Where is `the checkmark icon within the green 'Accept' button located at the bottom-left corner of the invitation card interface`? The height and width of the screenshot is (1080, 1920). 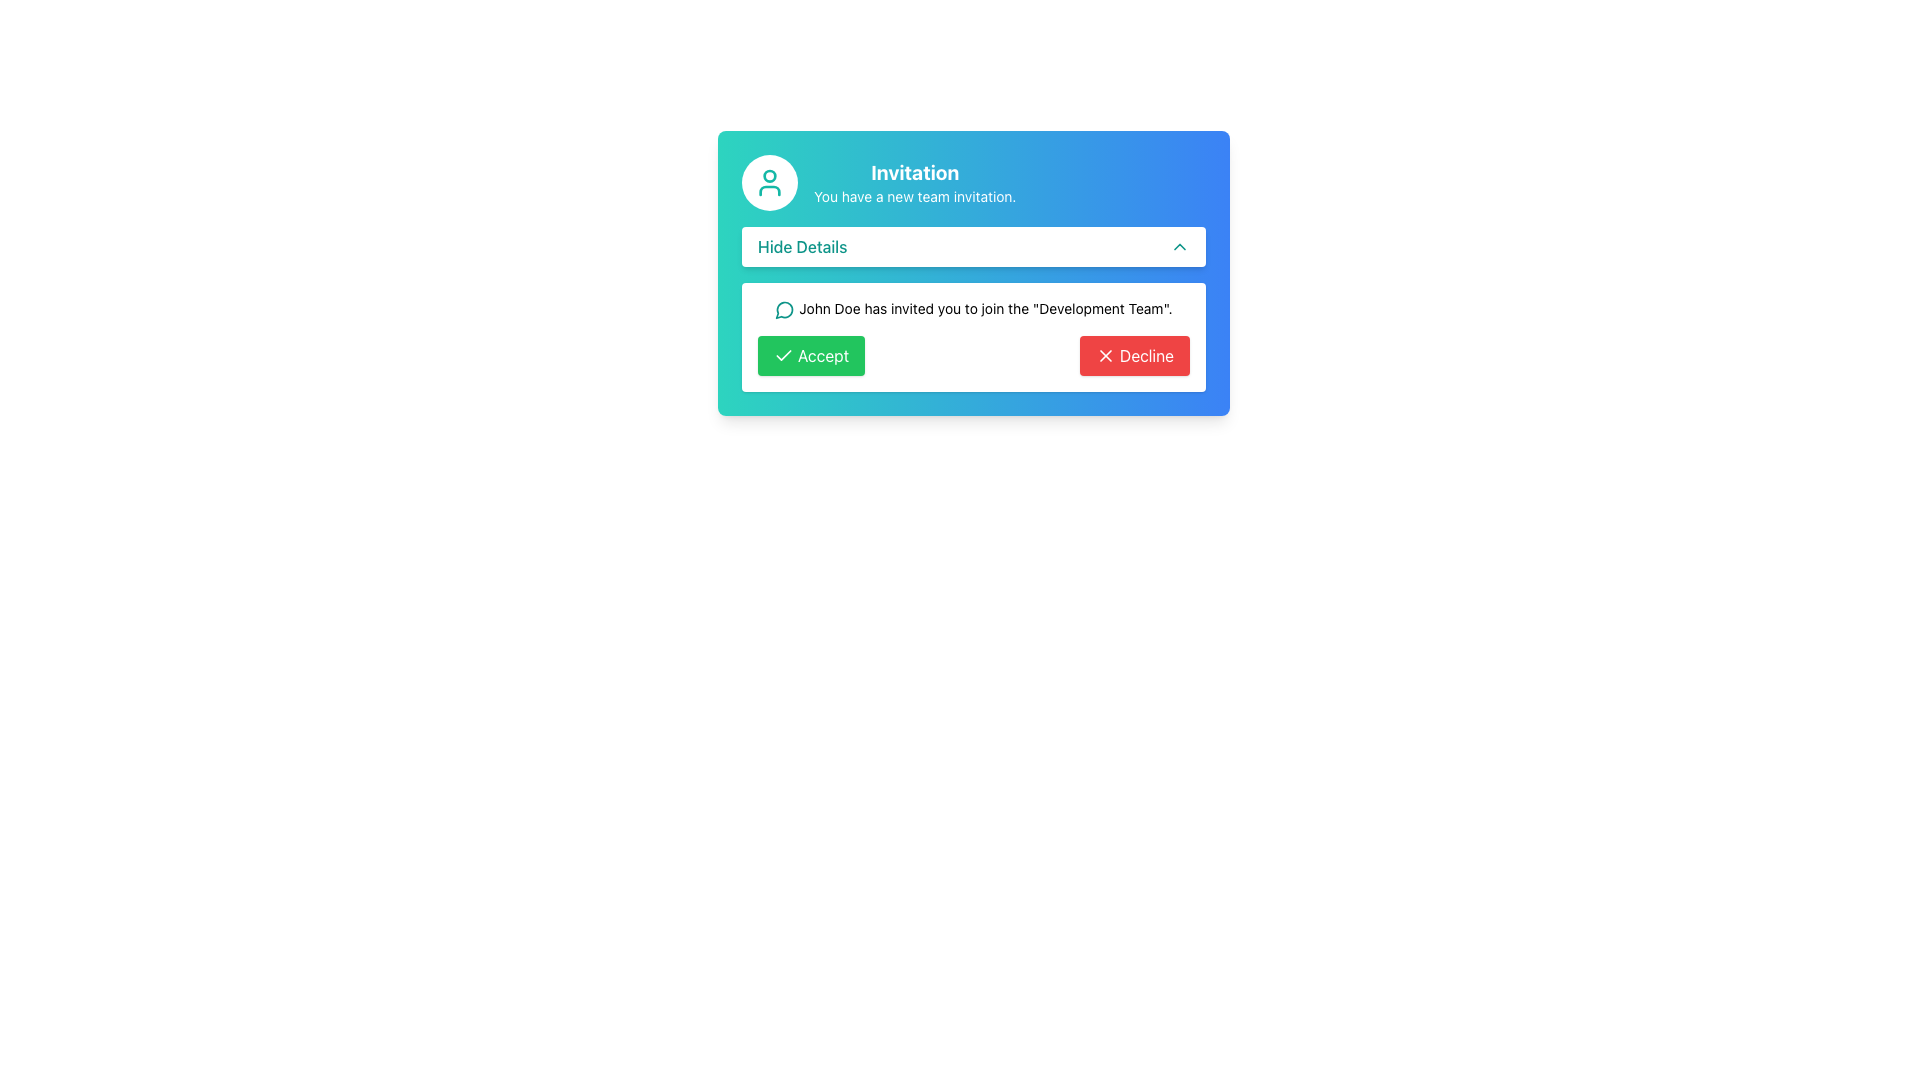
the checkmark icon within the green 'Accept' button located at the bottom-left corner of the invitation card interface is located at coordinates (782, 354).